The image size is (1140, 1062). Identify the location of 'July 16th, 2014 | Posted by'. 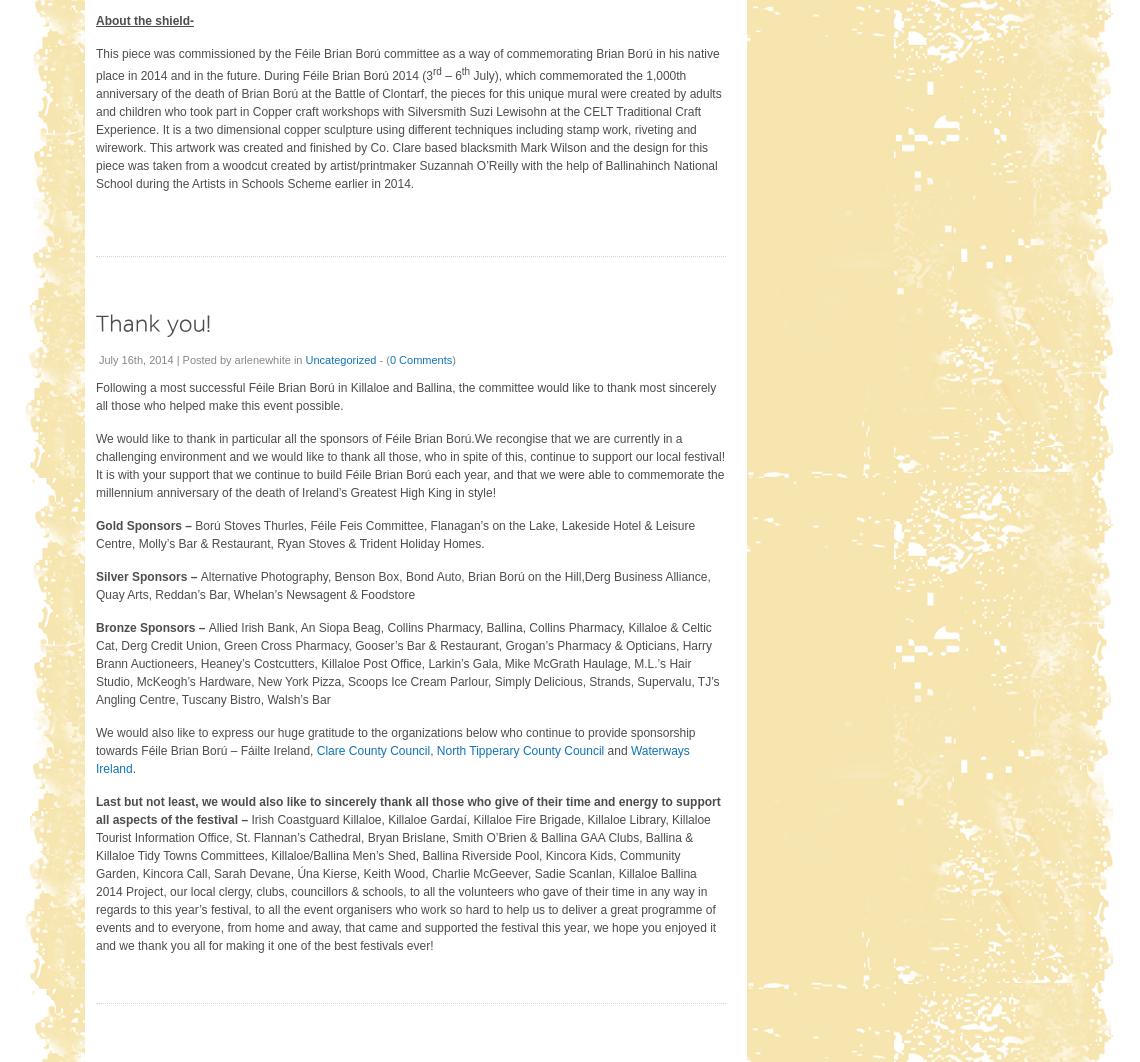
(166, 357).